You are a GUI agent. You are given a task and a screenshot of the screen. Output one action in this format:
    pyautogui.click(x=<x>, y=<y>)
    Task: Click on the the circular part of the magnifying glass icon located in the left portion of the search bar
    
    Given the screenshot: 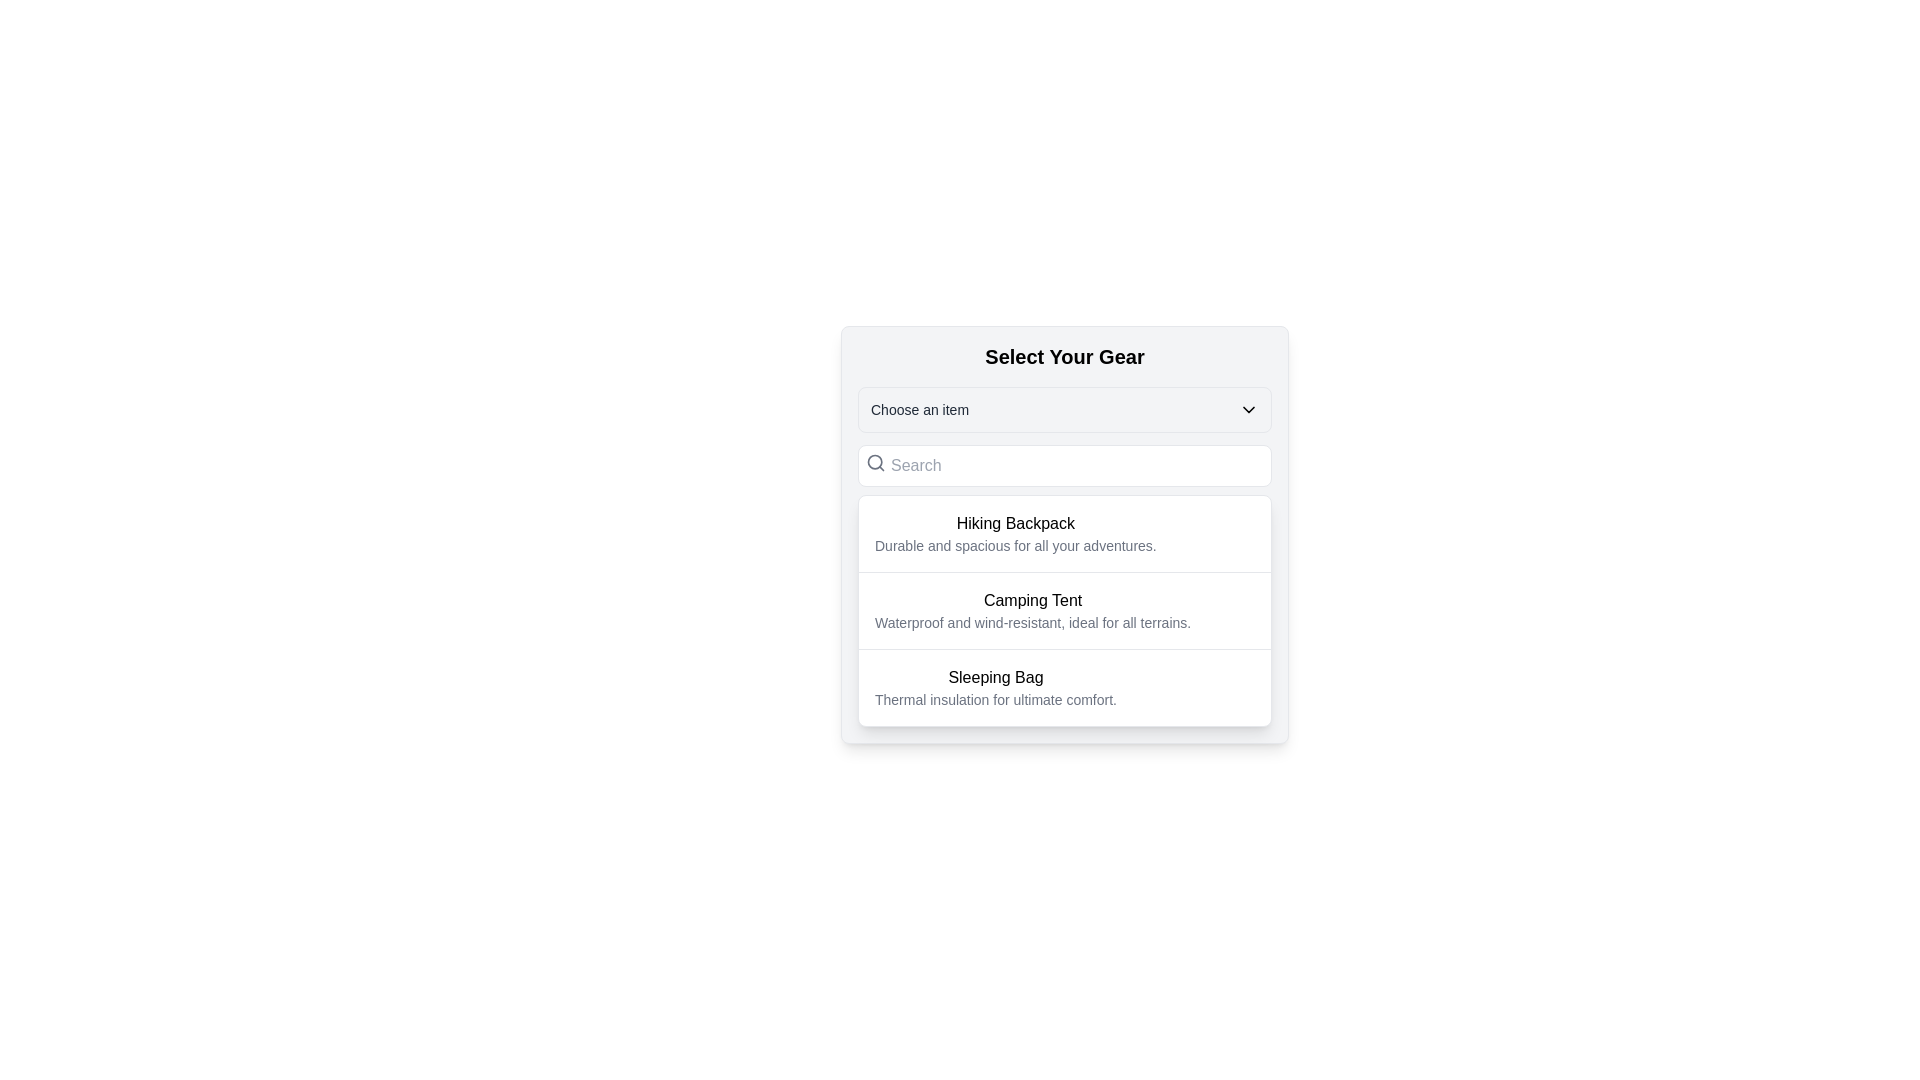 What is the action you would take?
    pyautogui.click(x=875, y=462)
    